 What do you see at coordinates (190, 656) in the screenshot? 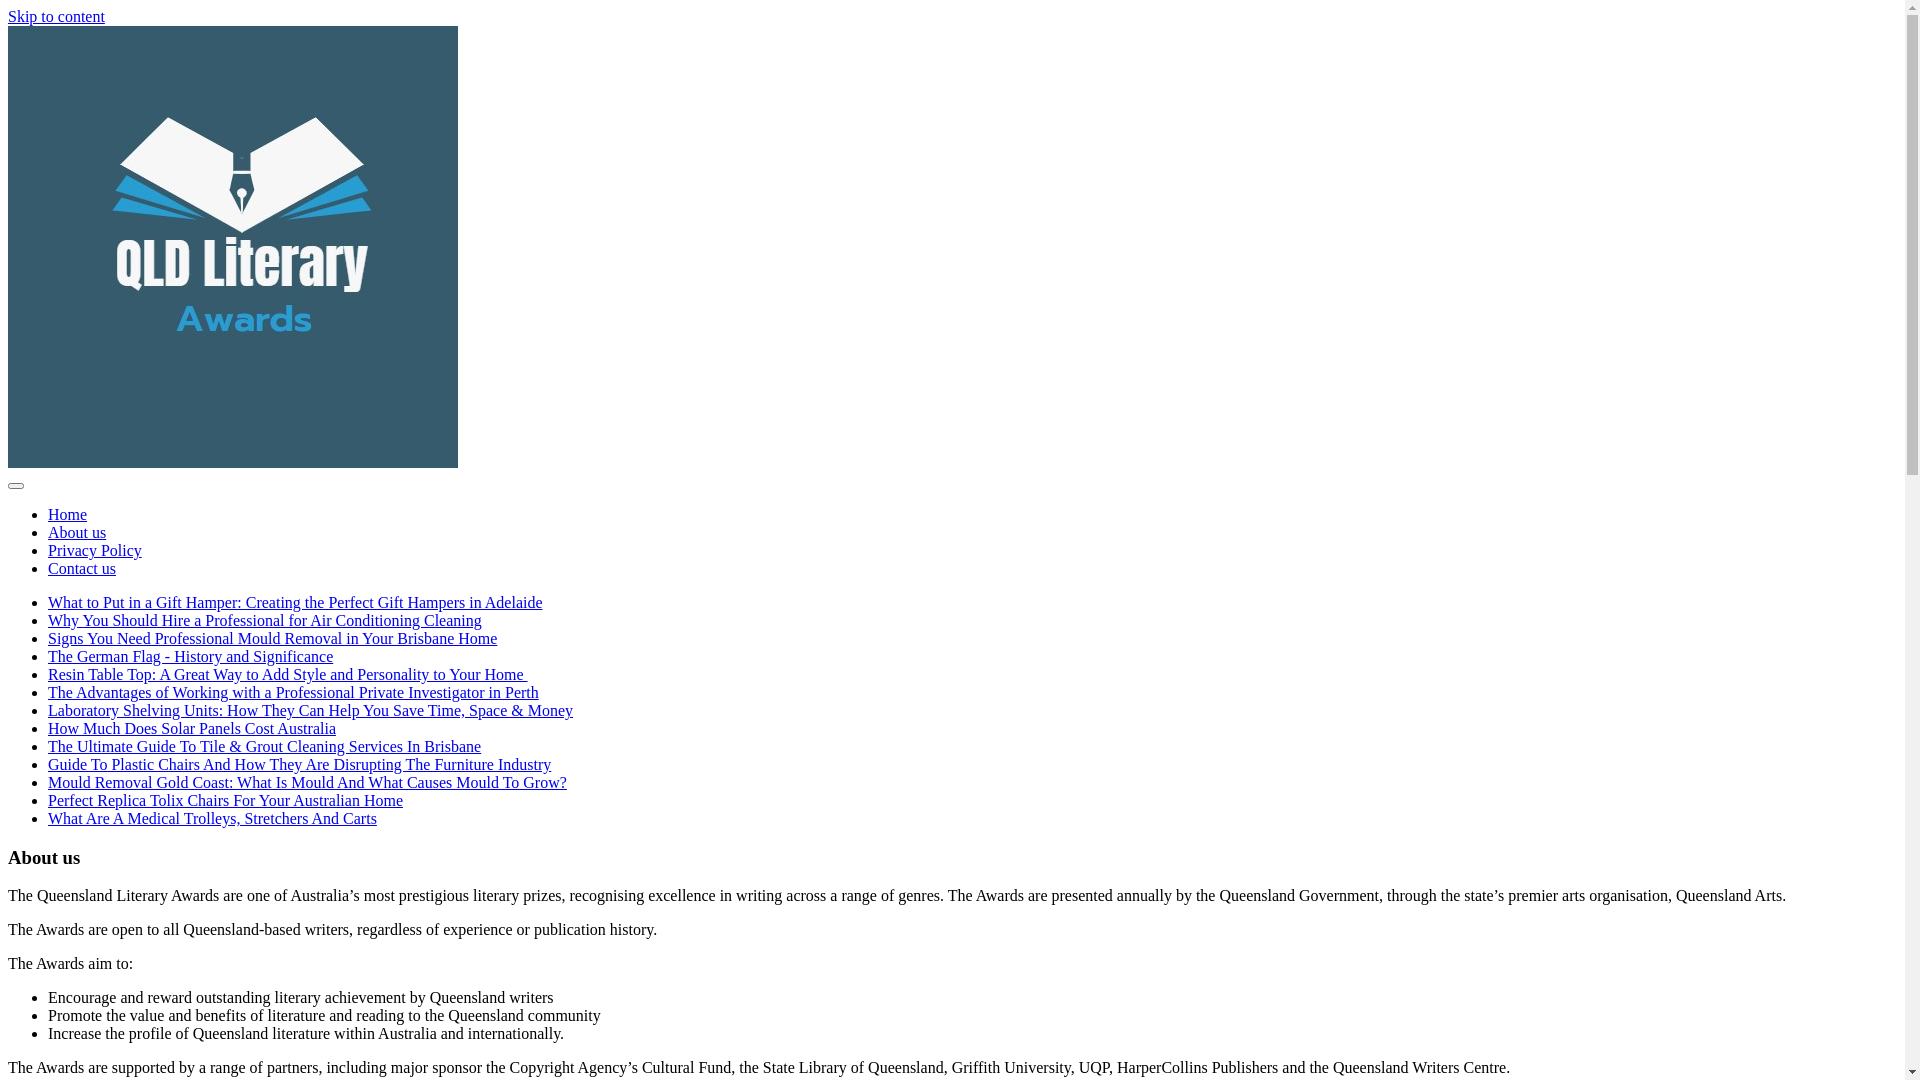
I see `'The German Flag - History and Significance'` at bounding box center [190, 656].